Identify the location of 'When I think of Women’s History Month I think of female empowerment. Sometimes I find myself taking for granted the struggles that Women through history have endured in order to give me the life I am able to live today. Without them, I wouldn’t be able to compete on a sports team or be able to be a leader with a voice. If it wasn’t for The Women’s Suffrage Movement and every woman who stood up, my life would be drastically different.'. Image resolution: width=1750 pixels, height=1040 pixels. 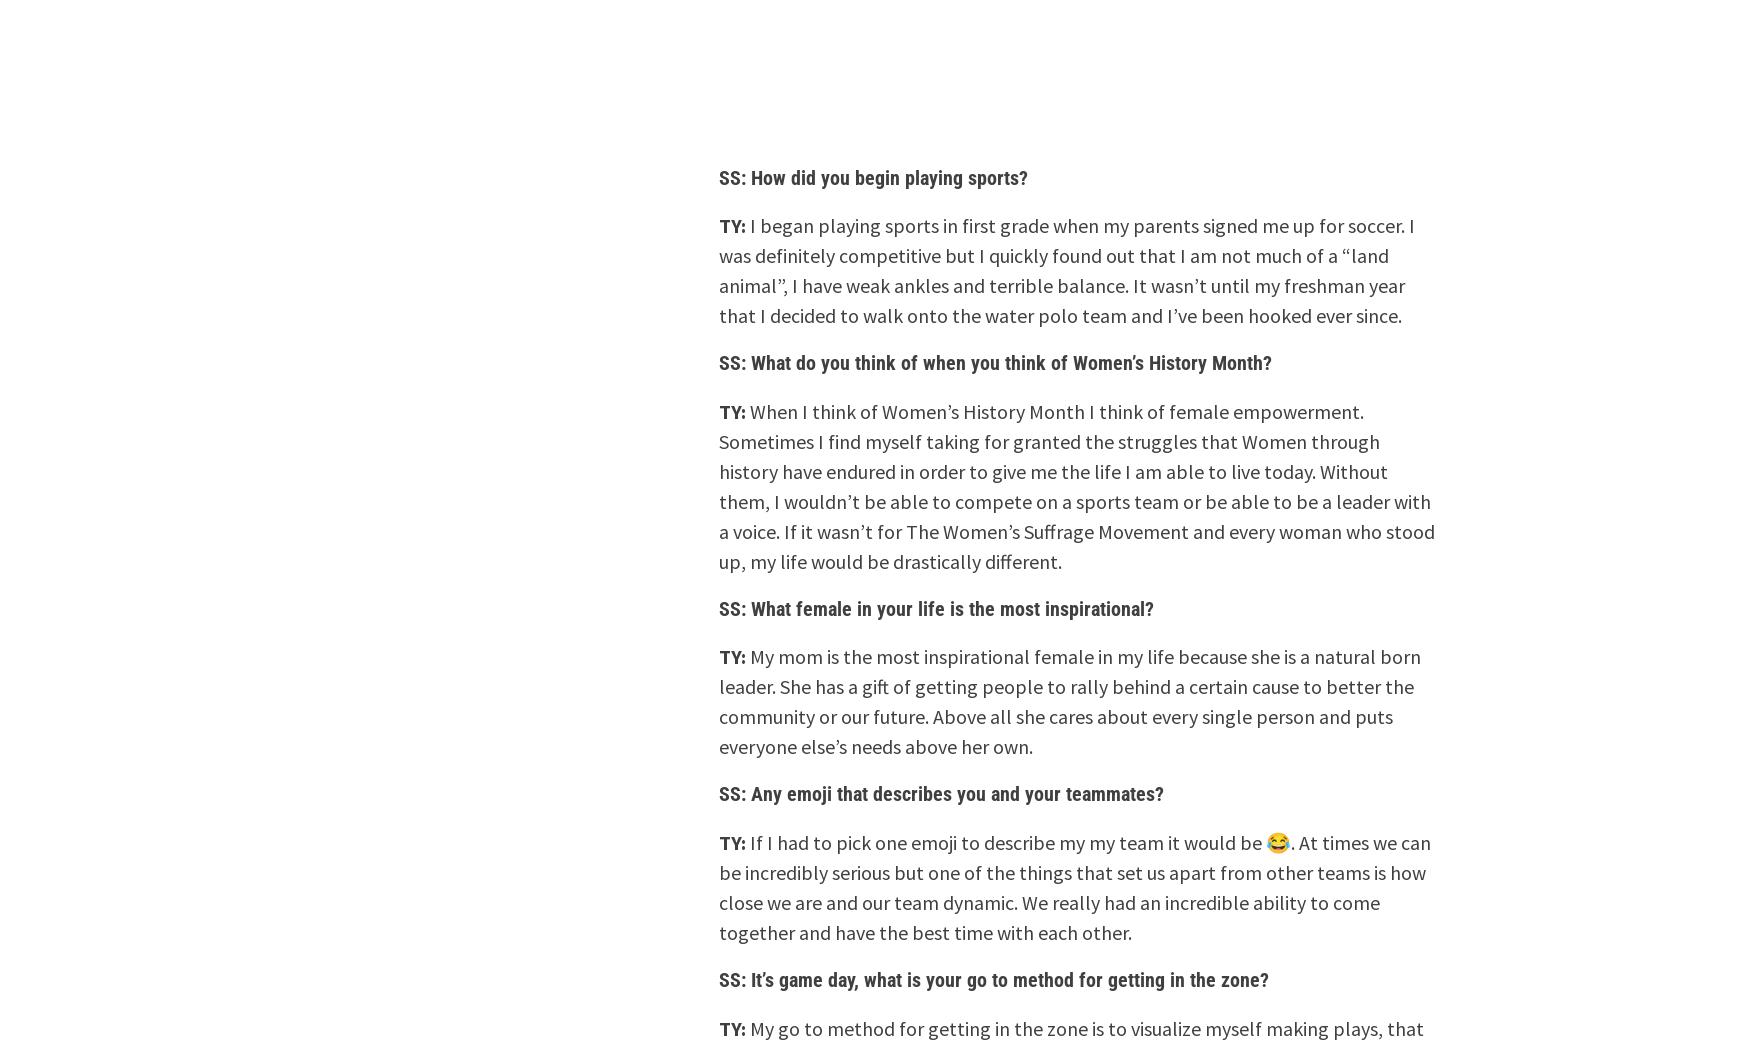
(1076, 485).